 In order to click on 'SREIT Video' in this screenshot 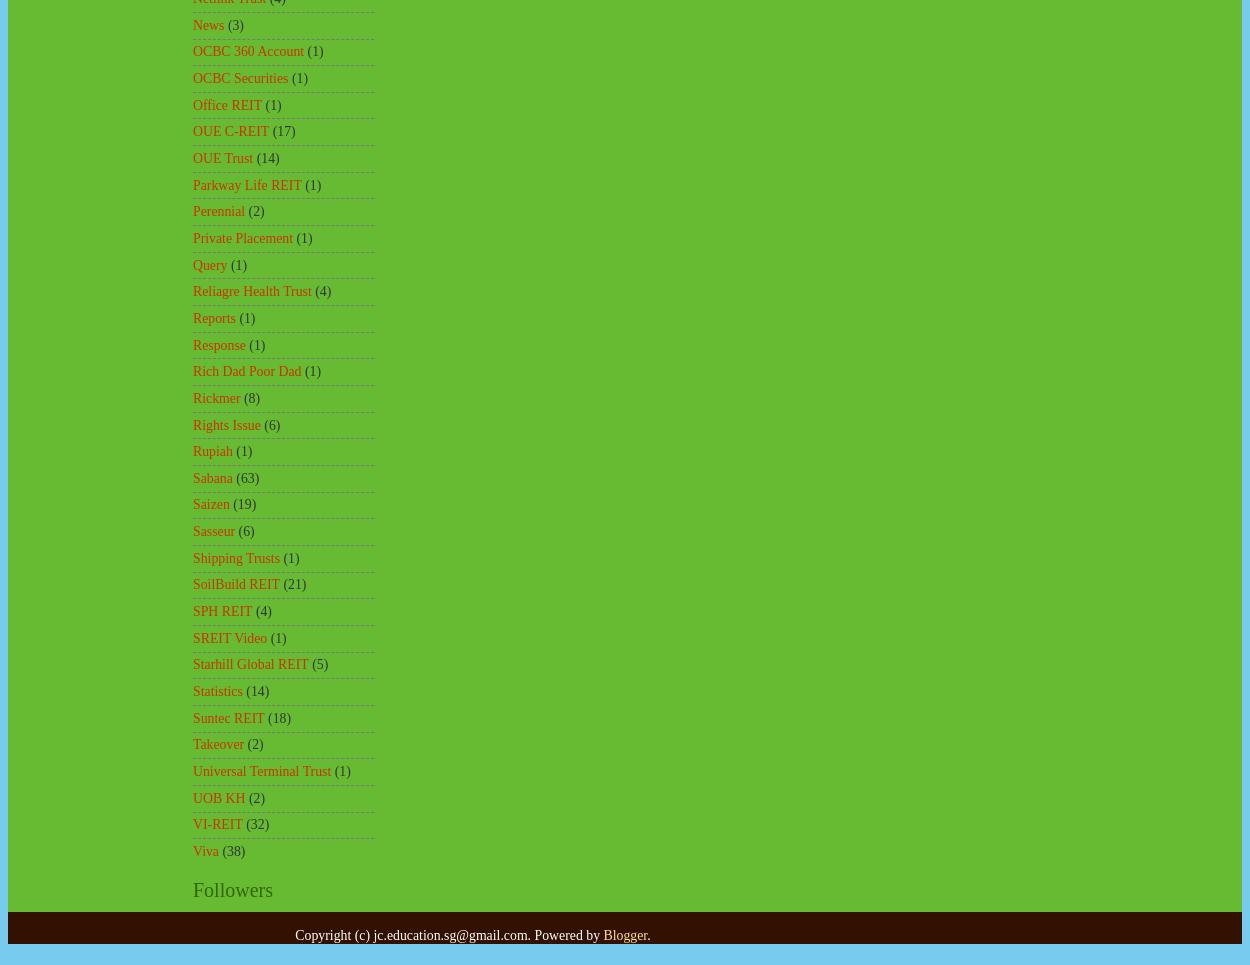, I will do `click(229, 637)`.